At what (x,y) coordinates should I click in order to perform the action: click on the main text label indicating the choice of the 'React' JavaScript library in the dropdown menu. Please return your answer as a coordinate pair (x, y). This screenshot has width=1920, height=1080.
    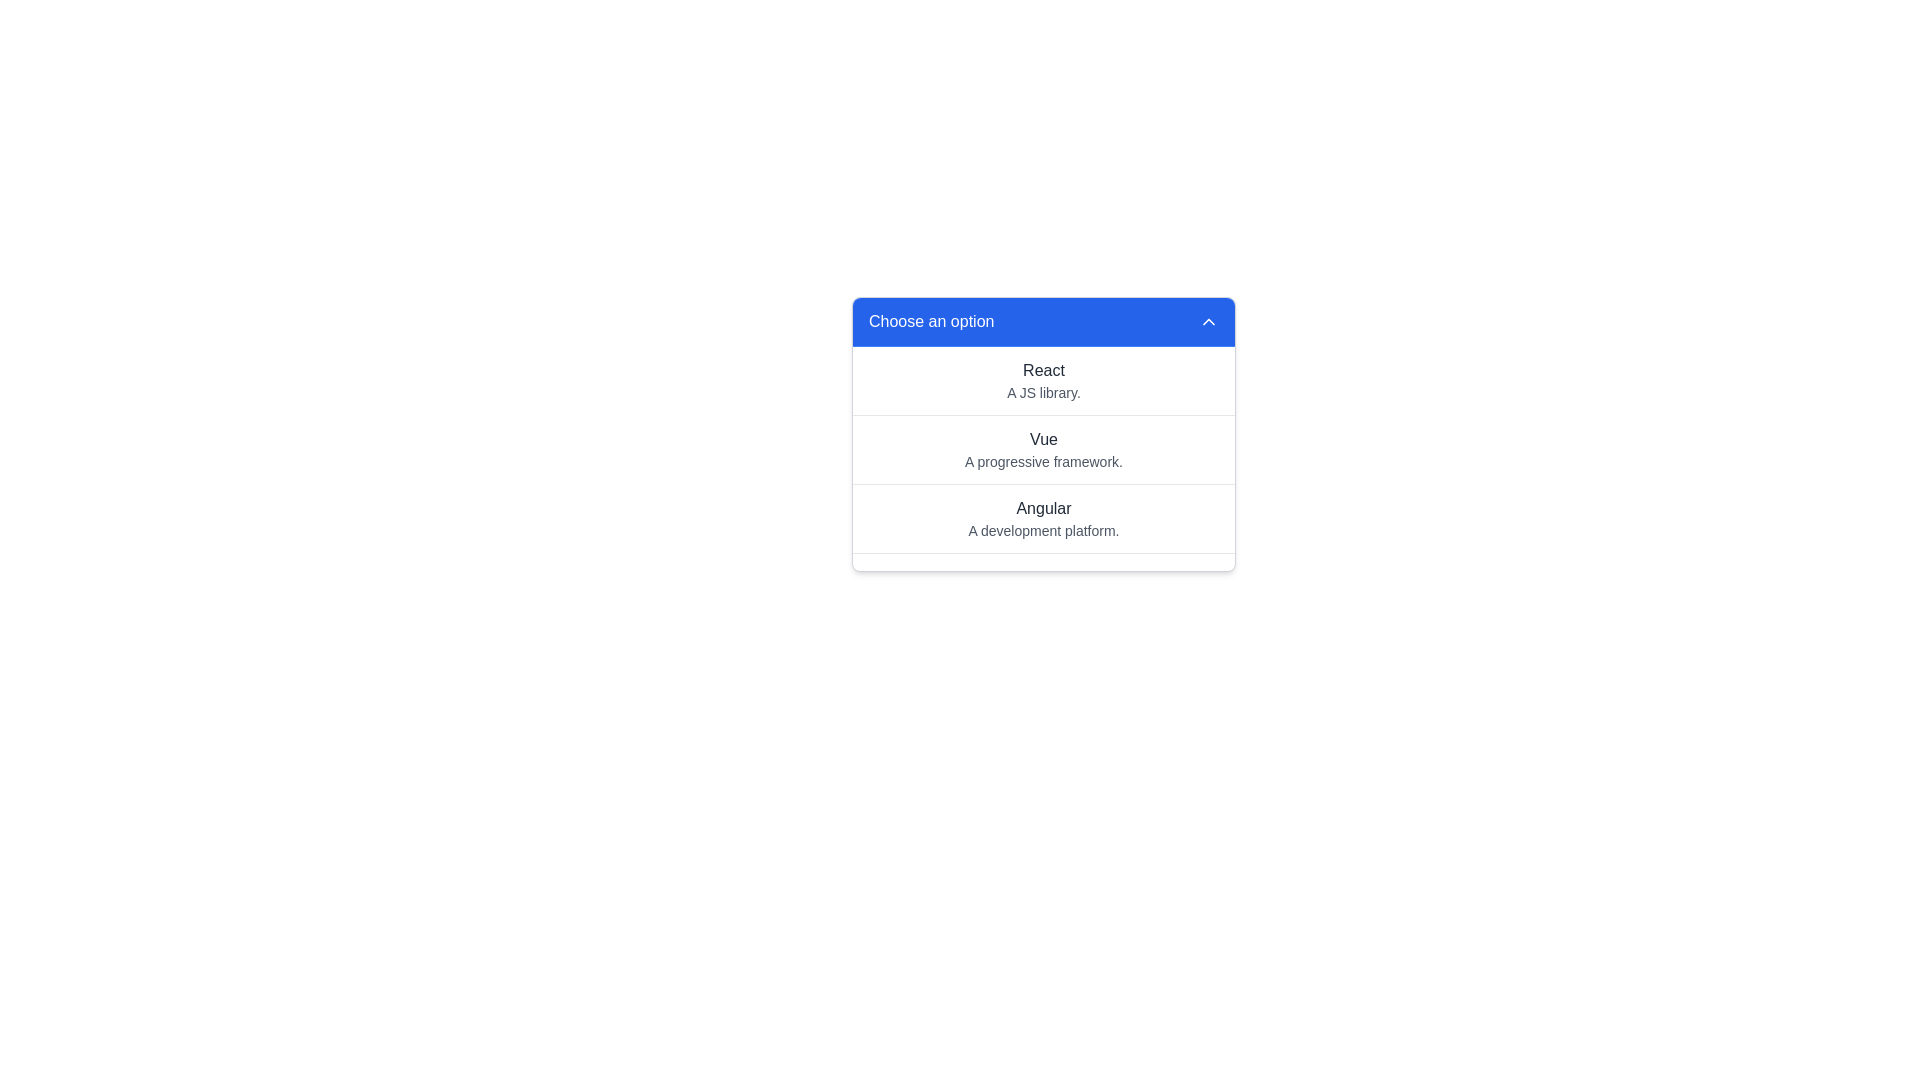
    Looking at the image, I should click on (1042, 370).